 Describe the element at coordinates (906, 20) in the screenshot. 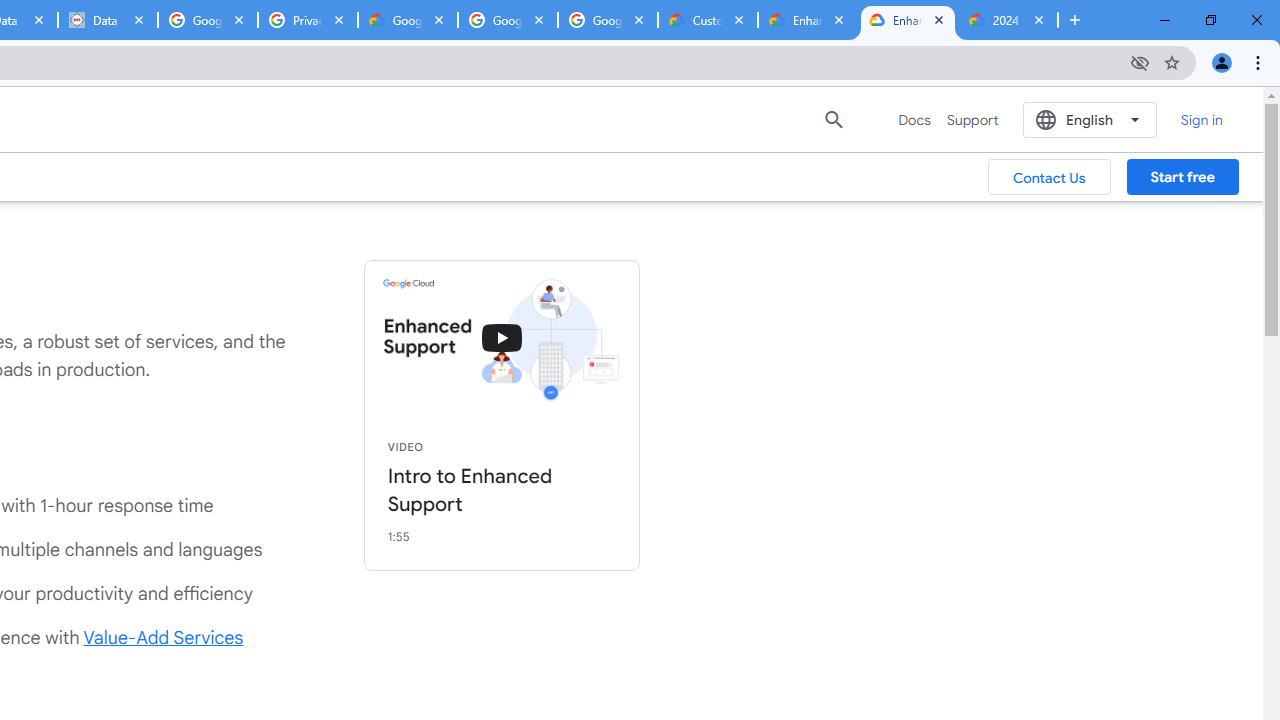

I see `'Enhanced Support | Google Cloud'` at that location.